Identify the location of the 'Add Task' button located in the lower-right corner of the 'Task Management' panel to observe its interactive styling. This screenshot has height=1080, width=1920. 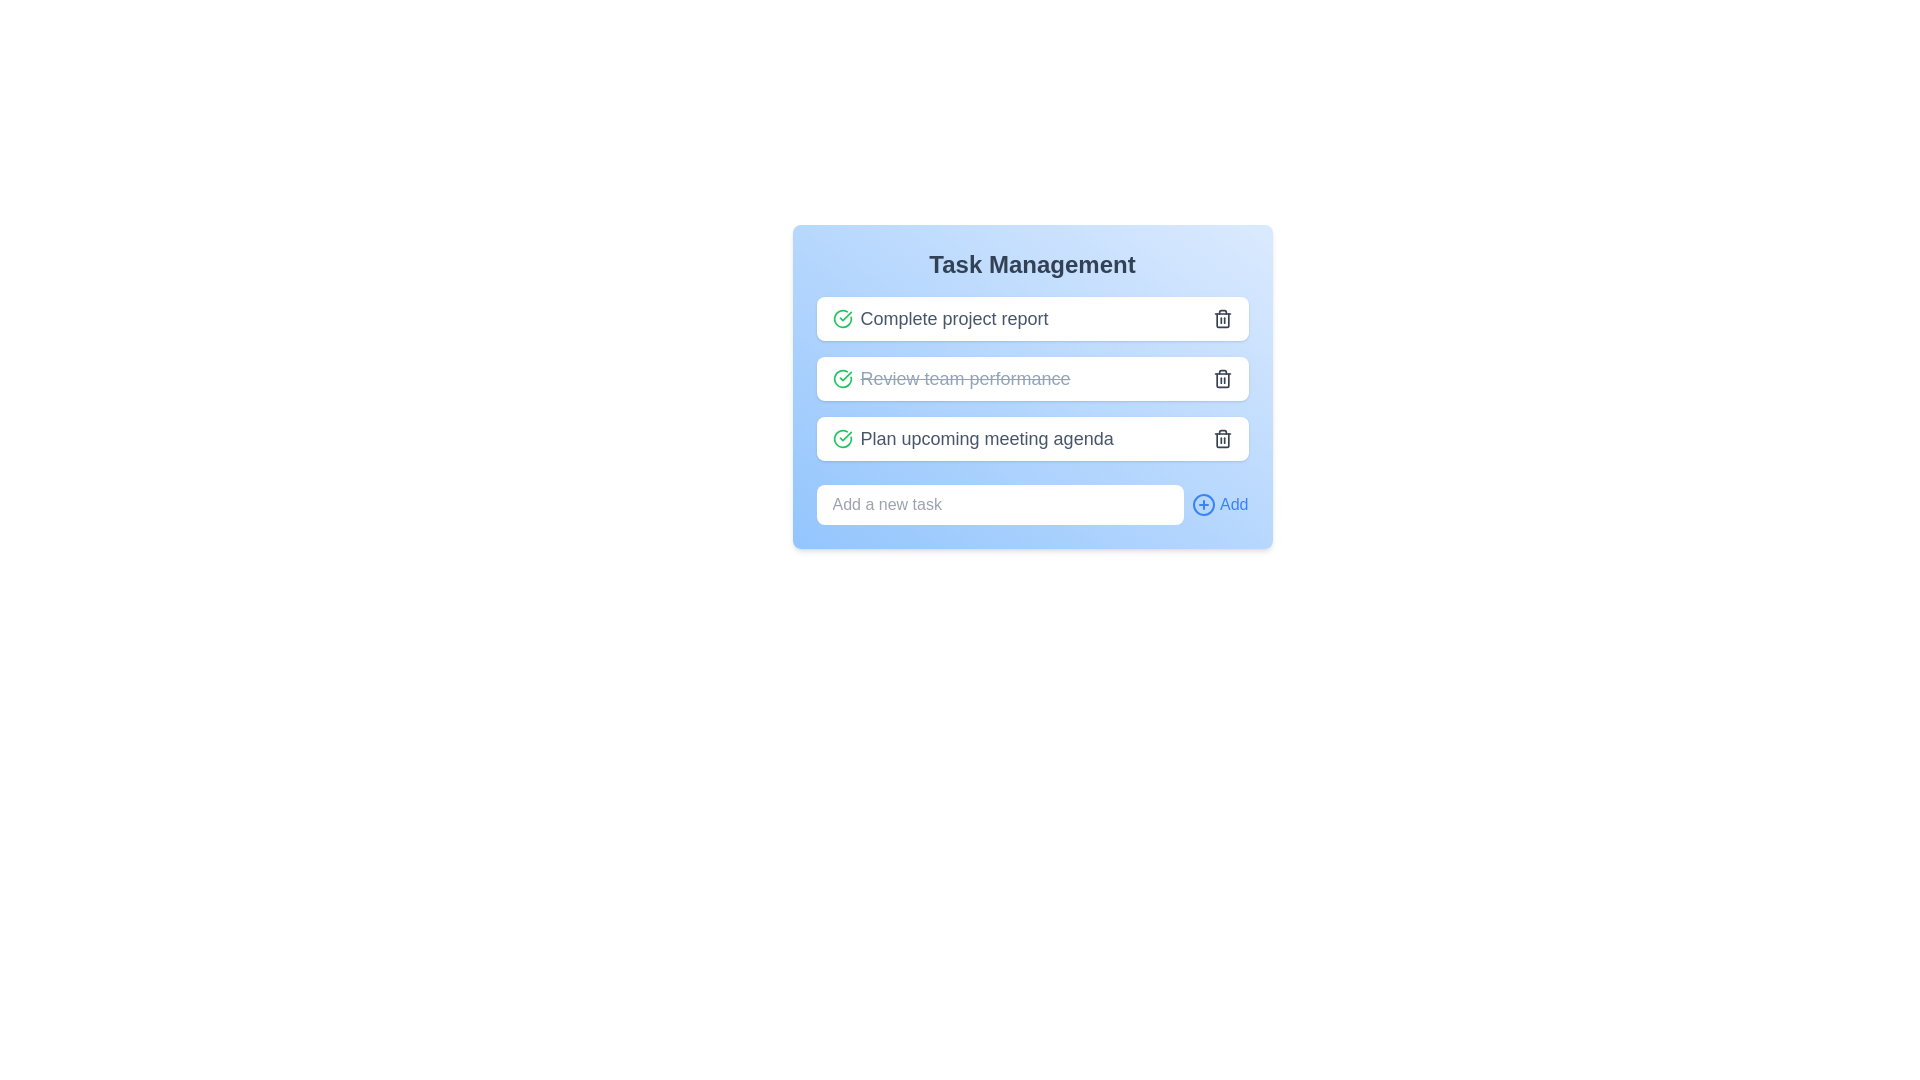
(1219, 504).